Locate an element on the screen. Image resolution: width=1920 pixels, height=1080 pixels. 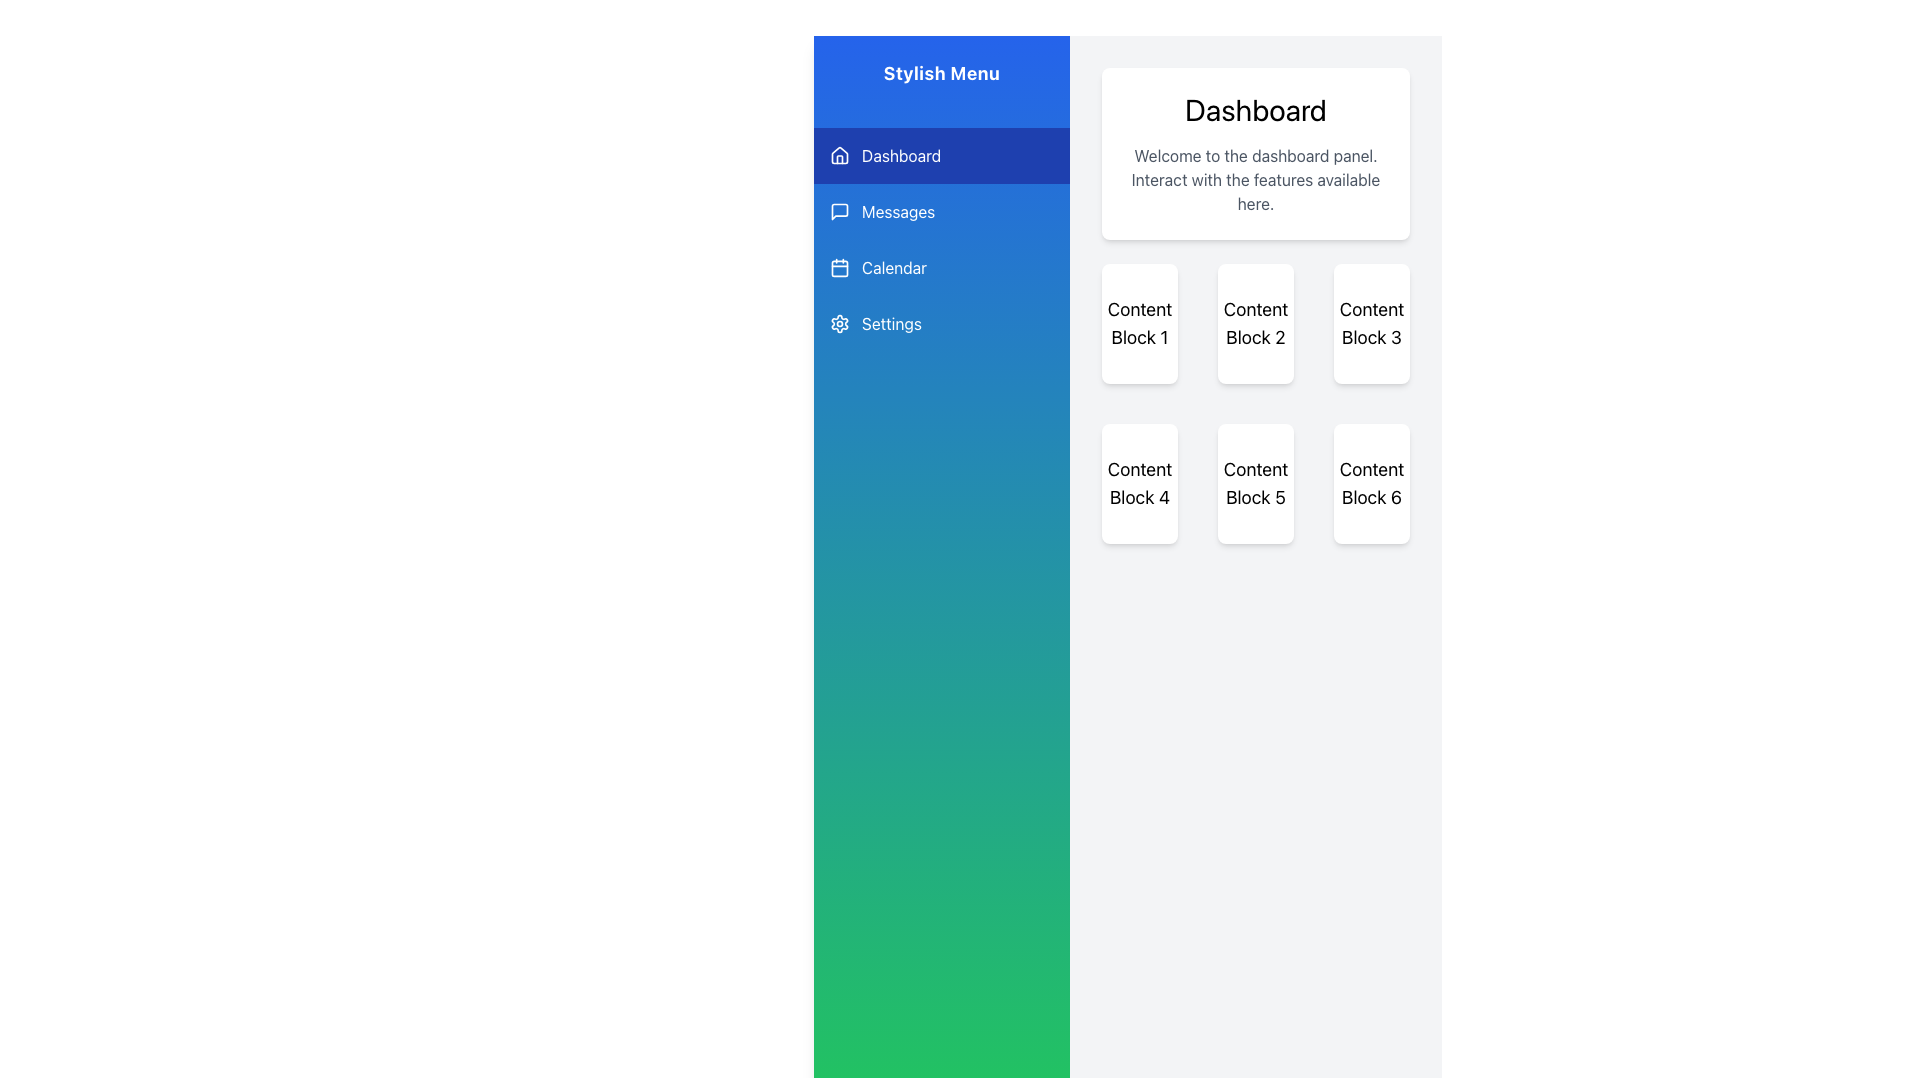
the calendar icon located in the left sidebar menu, which is the first icon beneath 'Messages' and above 'Settings' is located at coordinates (840, 266).